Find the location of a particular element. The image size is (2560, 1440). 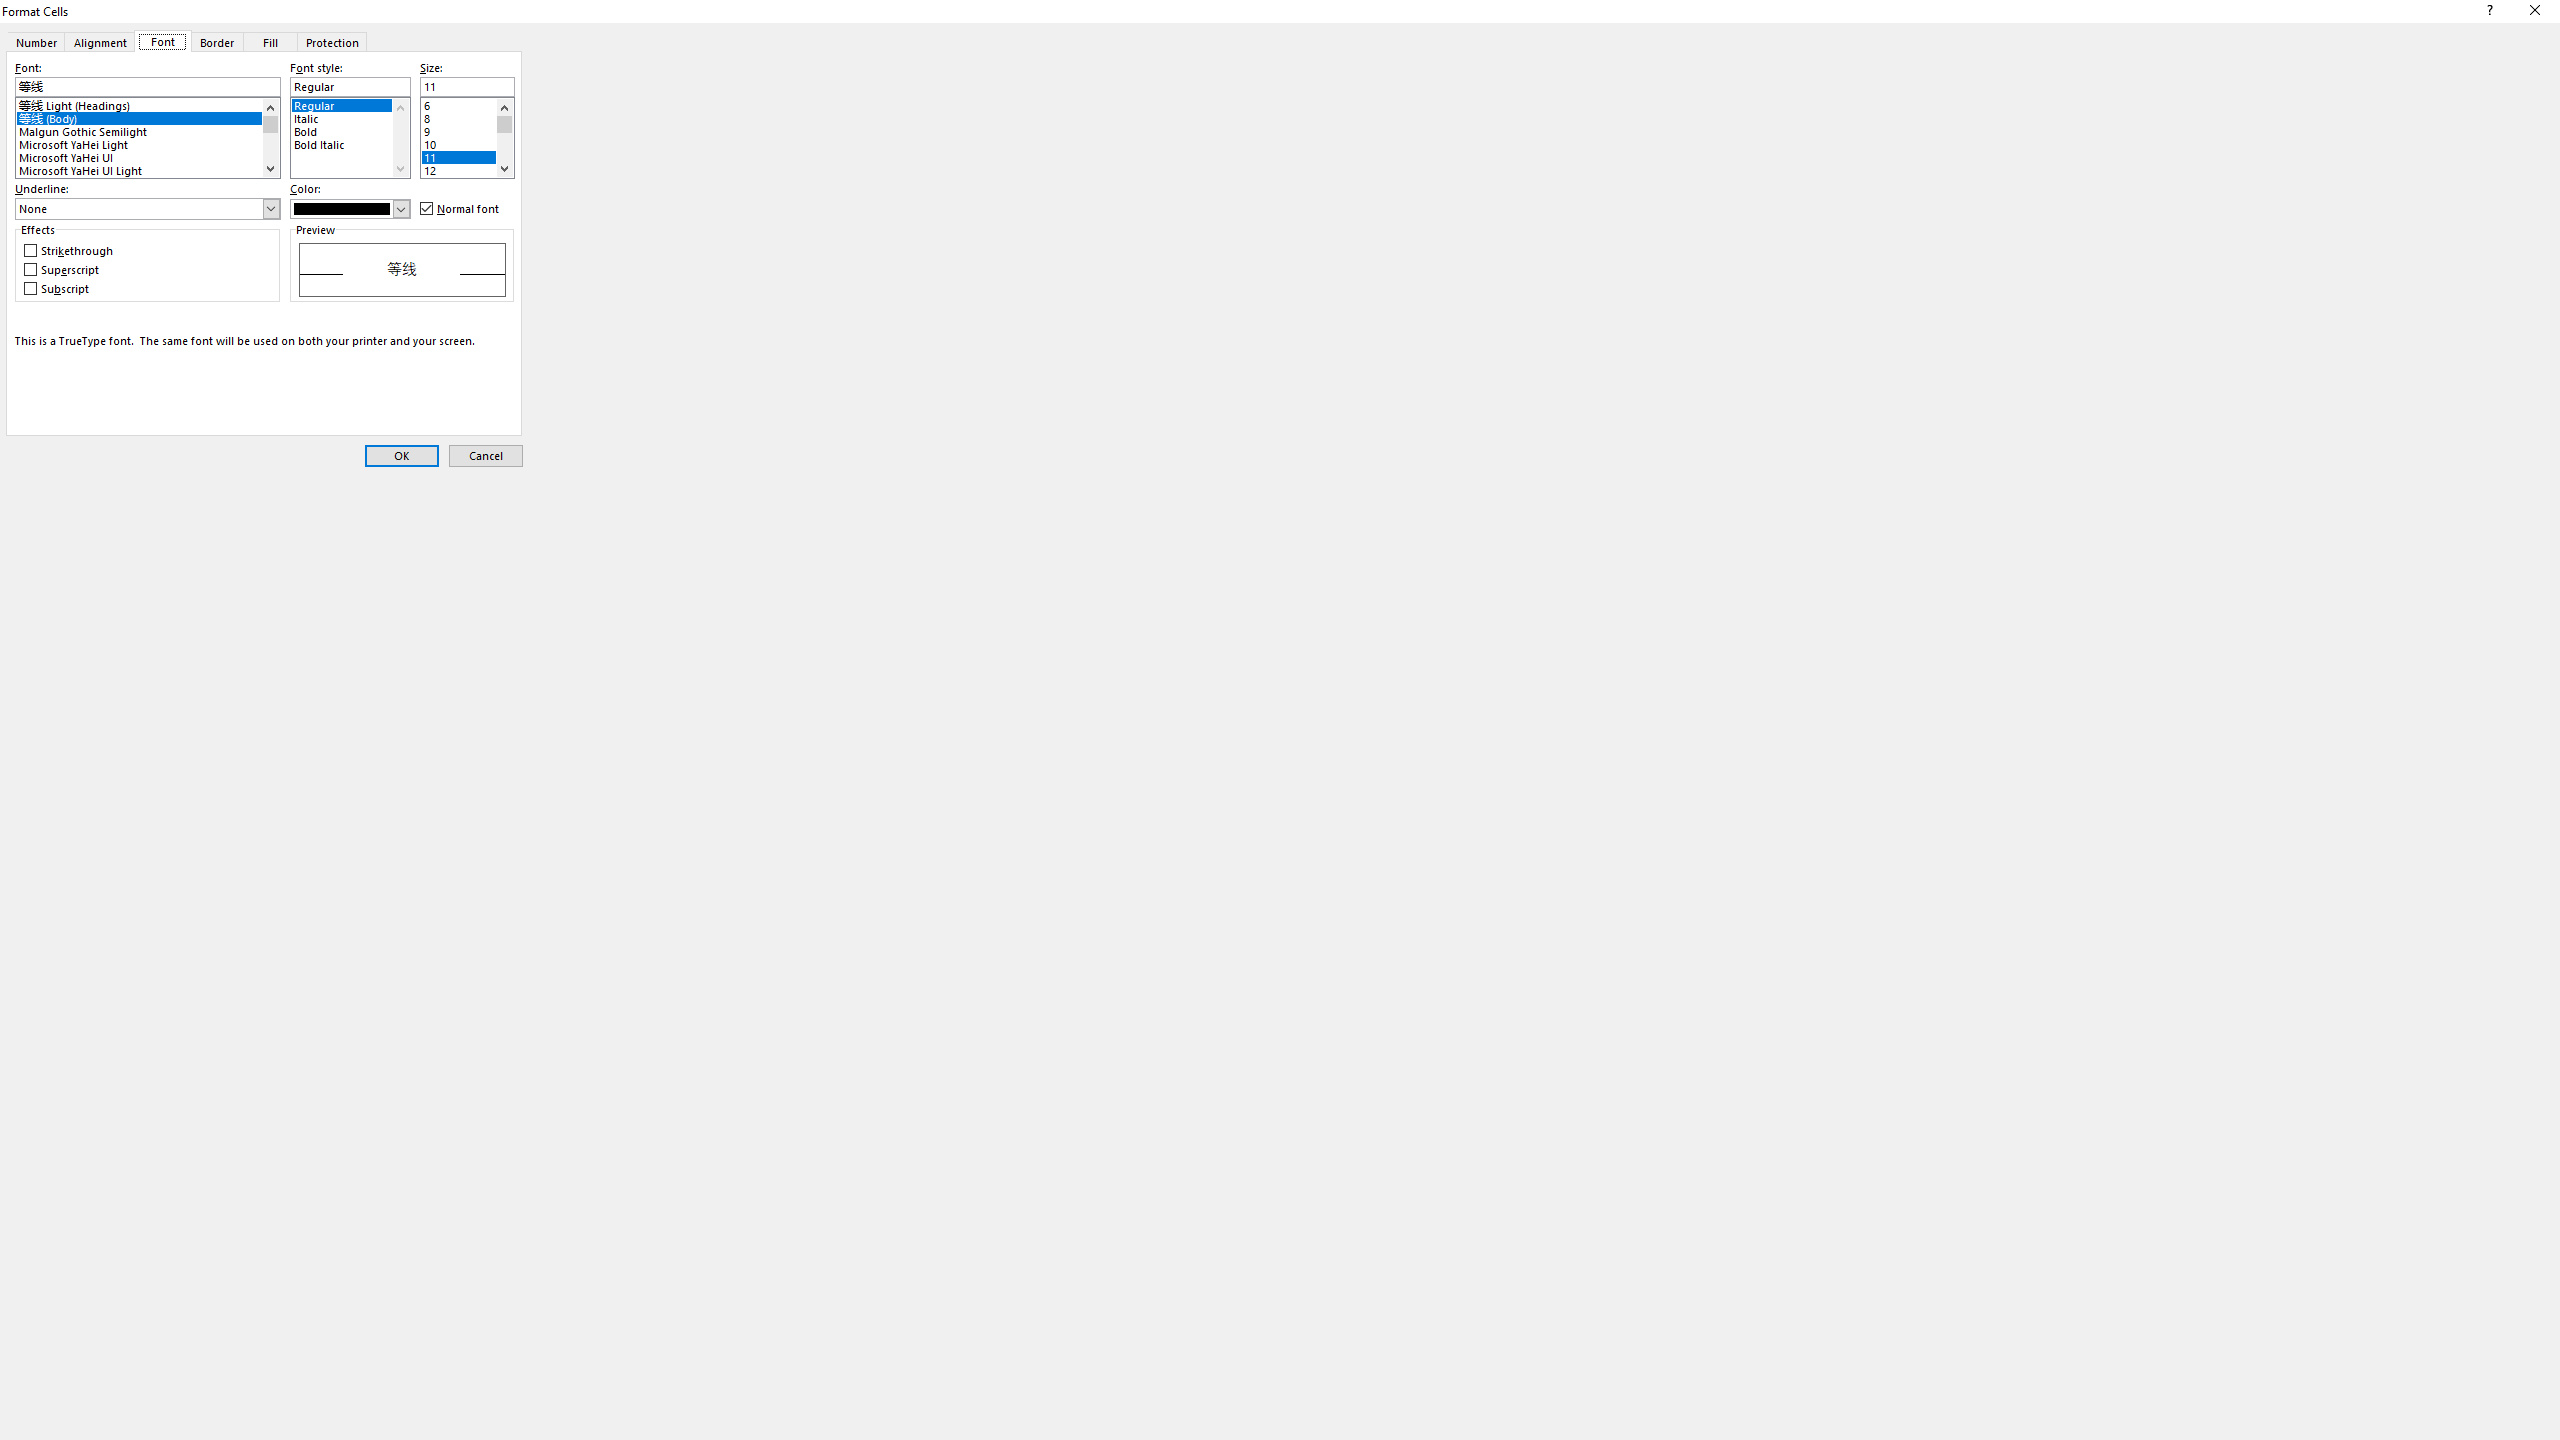

'Fill' is located at coordinates (269, 41).